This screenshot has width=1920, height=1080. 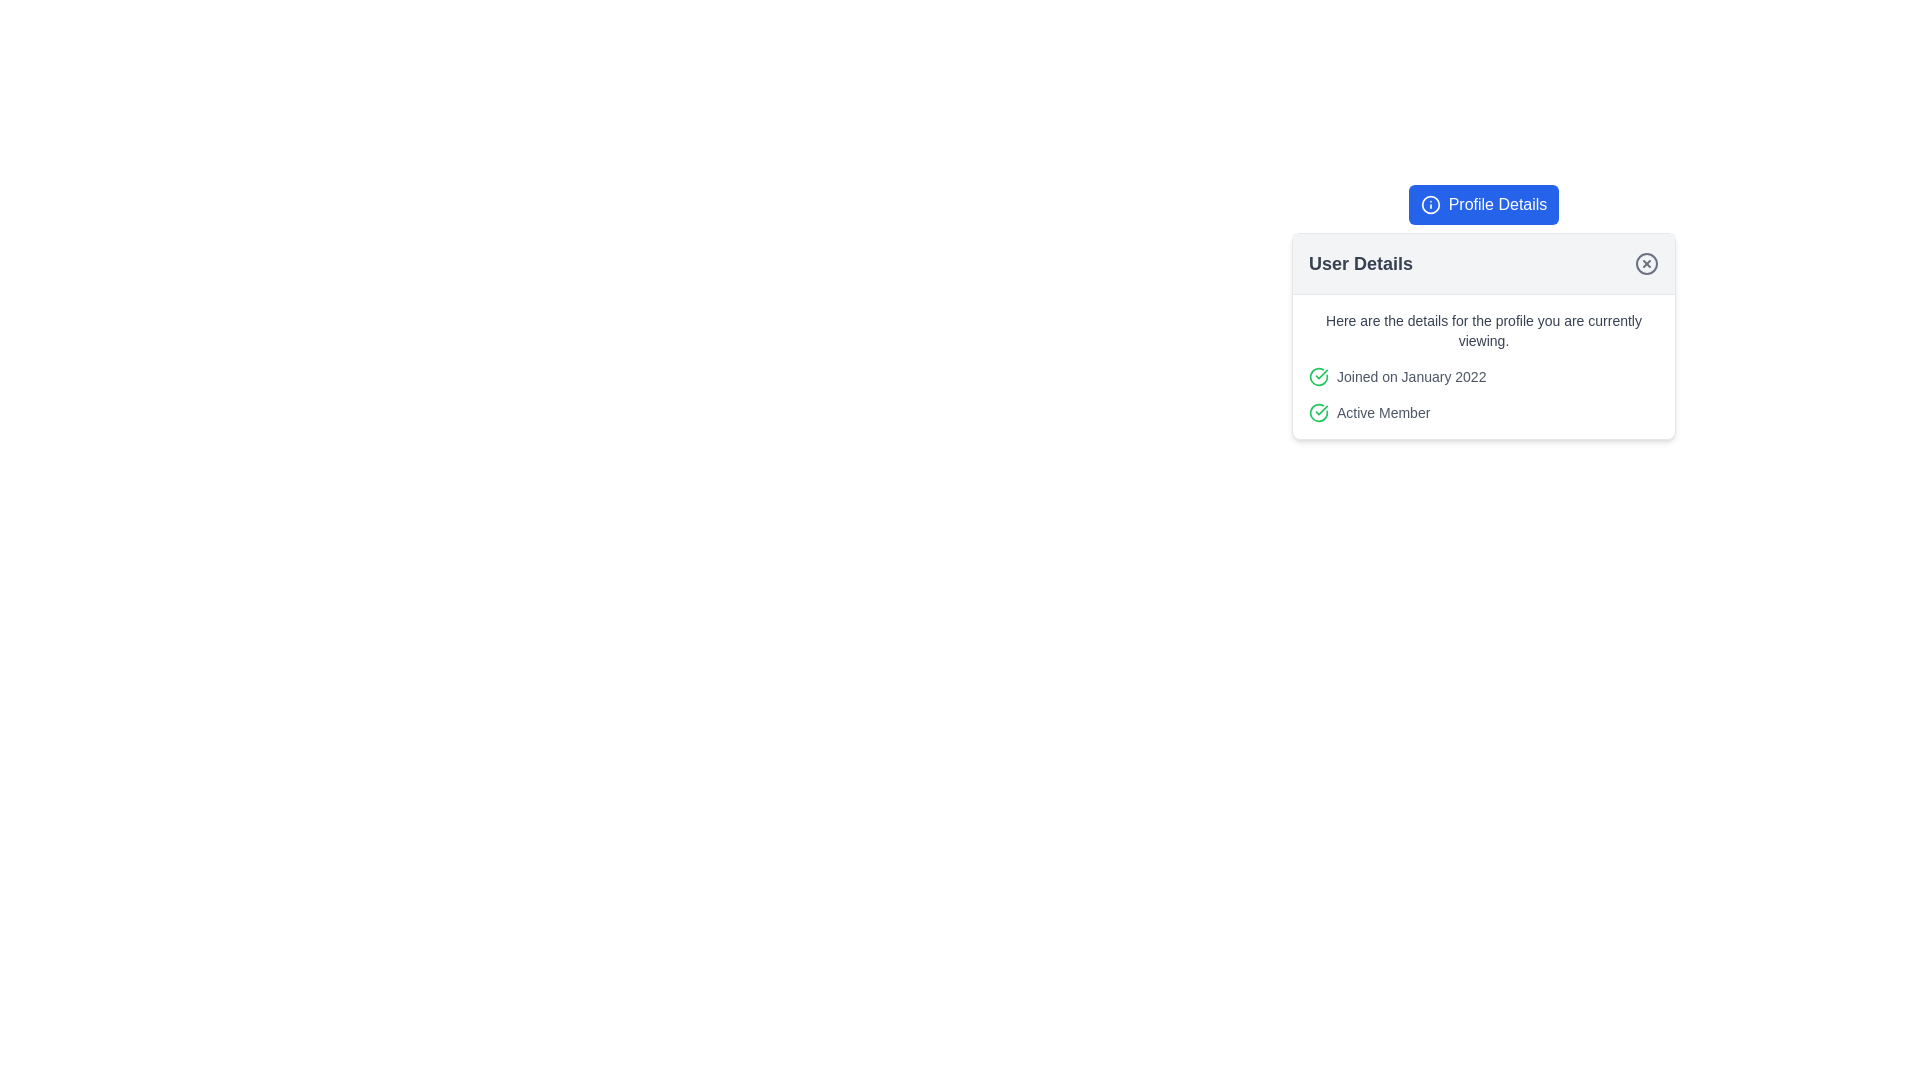 I want to click on the profile information button located above the 'User Details' box, so click(x=1483, y=204).